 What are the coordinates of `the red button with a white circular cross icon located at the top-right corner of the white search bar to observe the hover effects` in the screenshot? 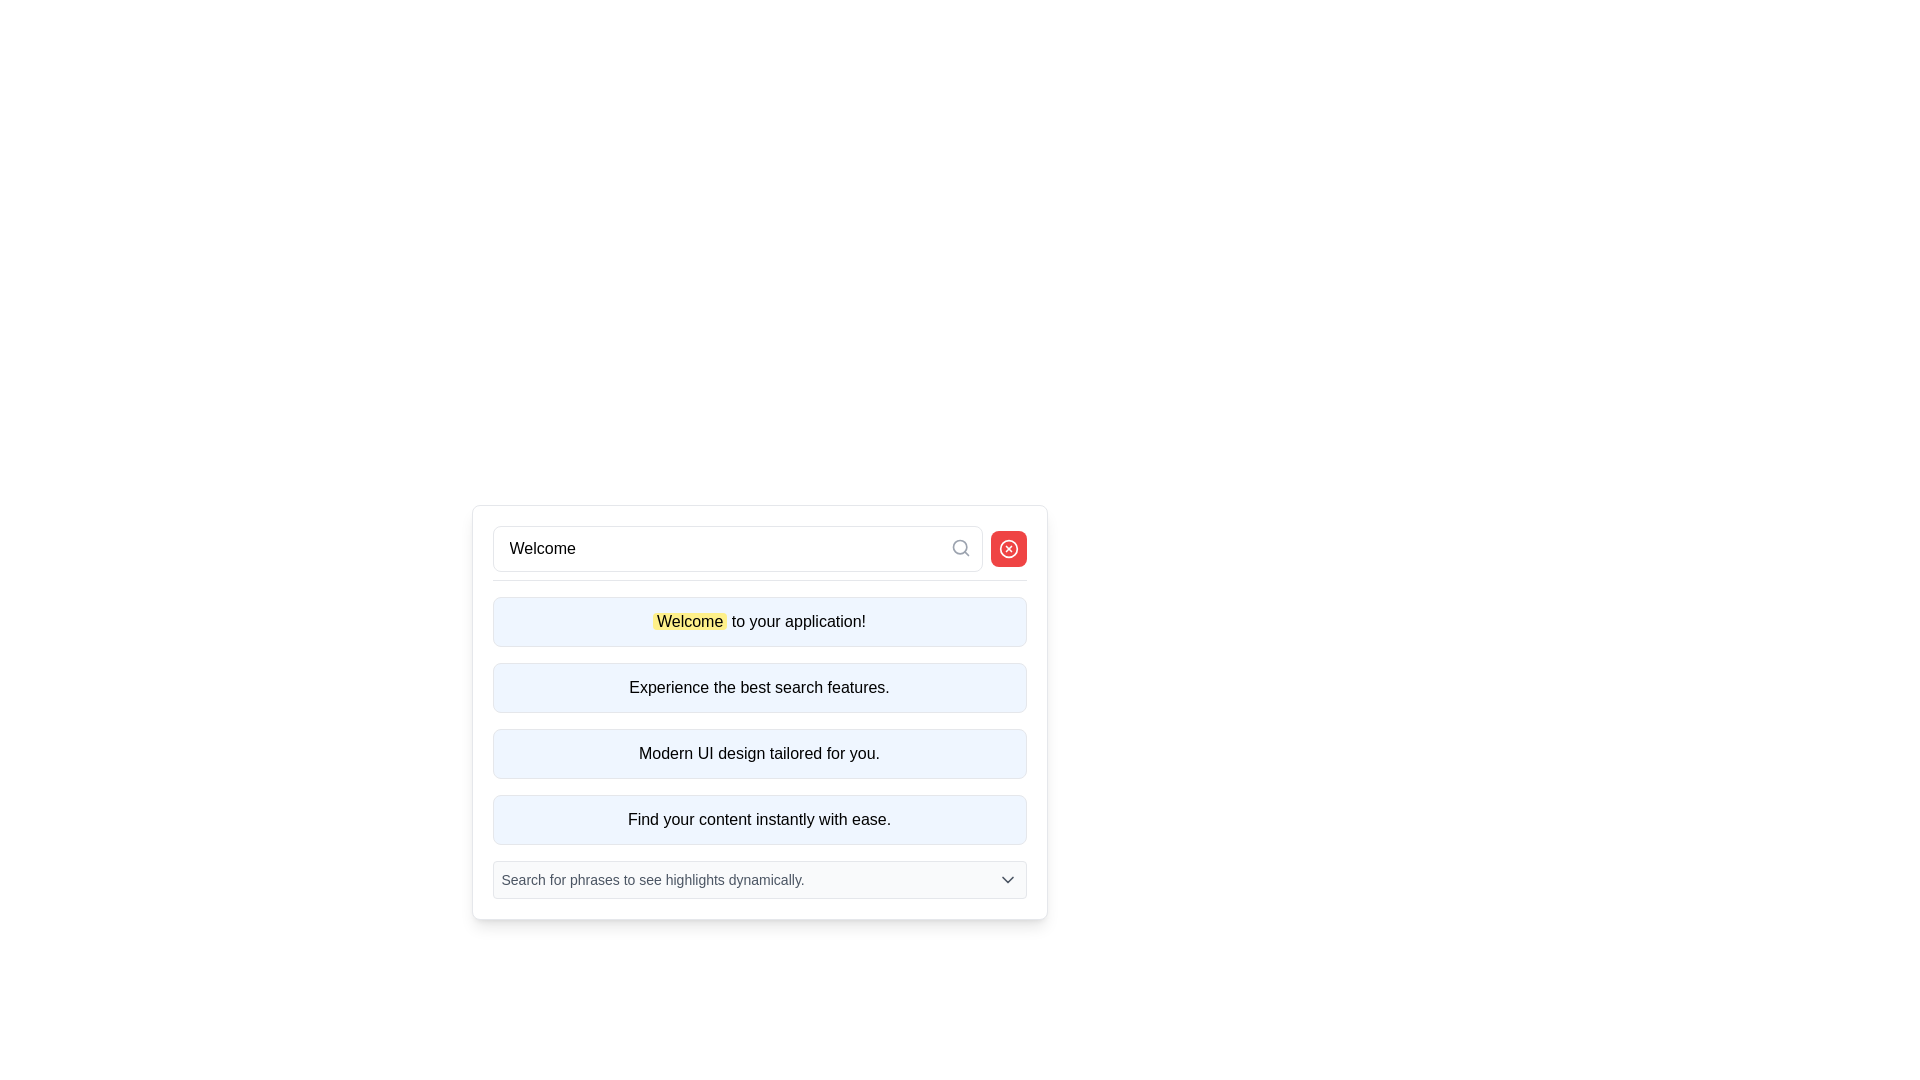 It's located at (1008, 548).